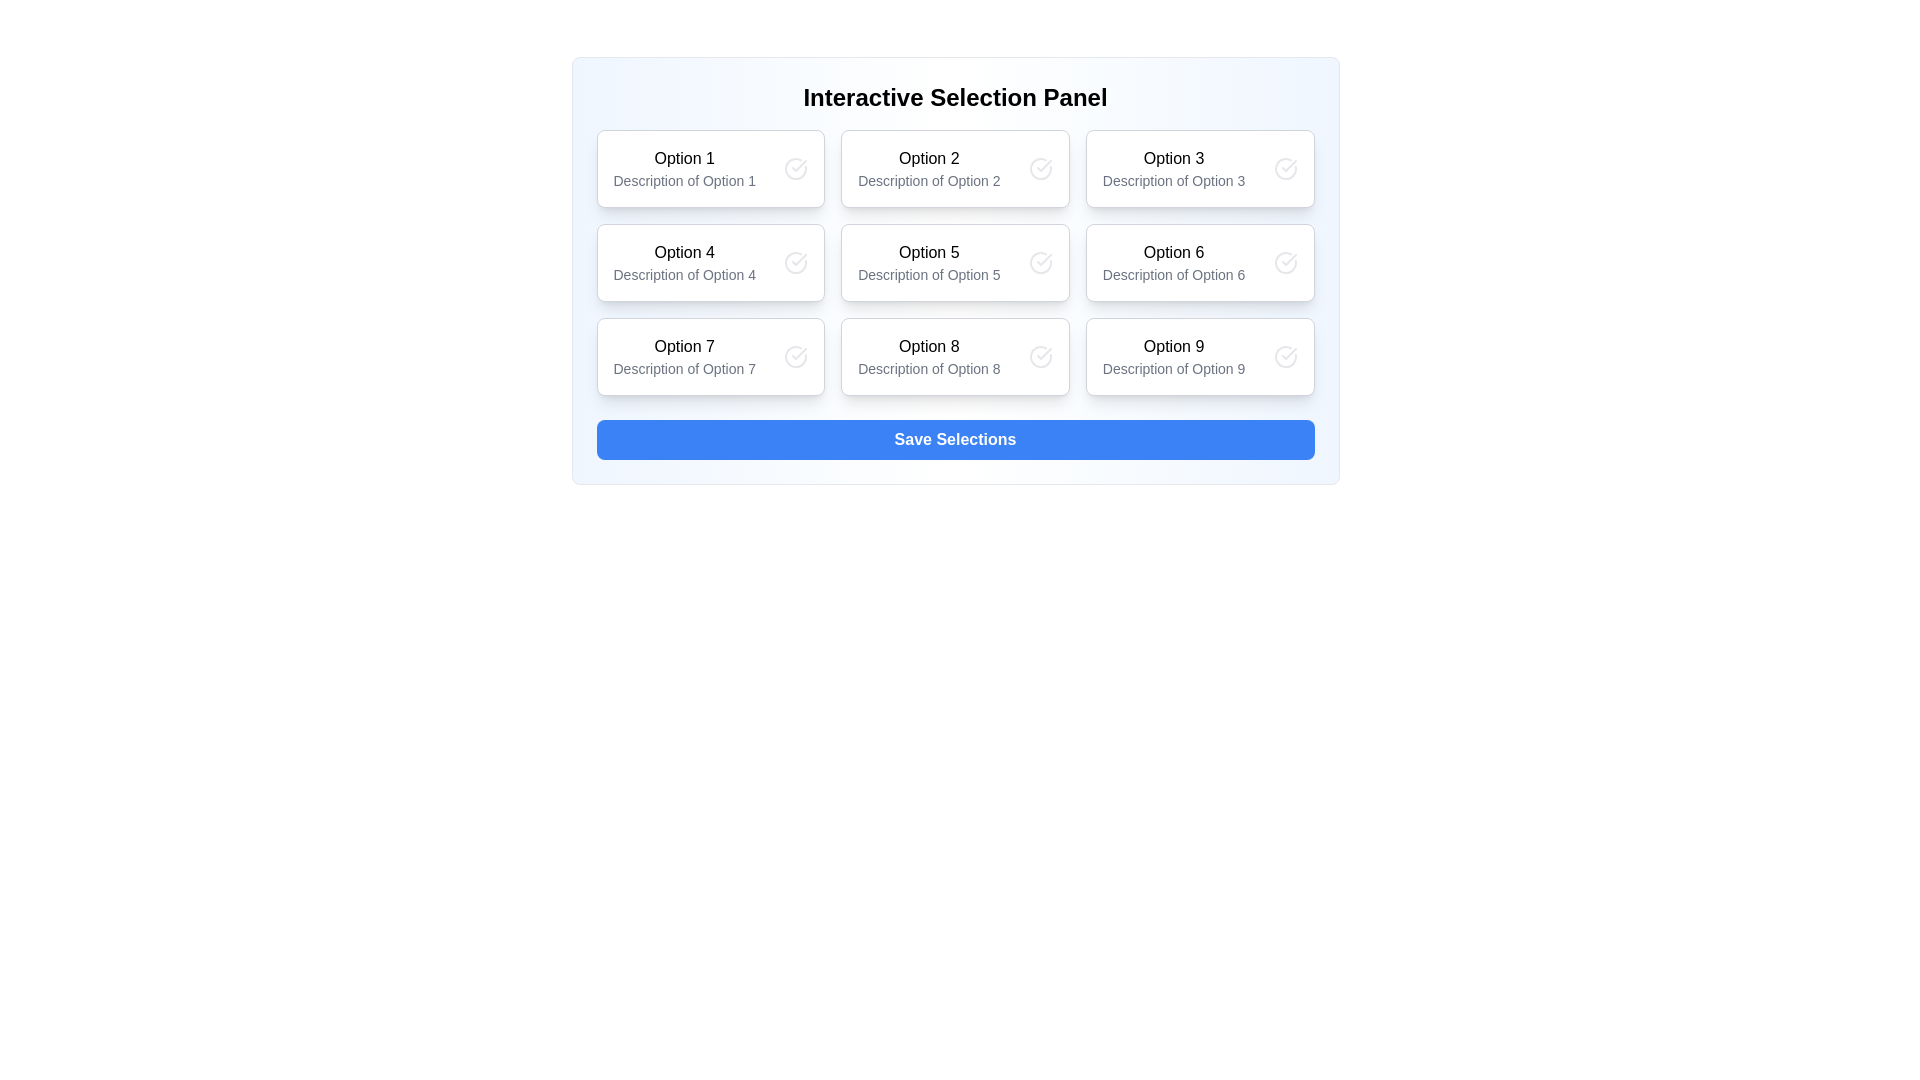 The image size is (1920, 1080). Describe the element at coordinates (954, 438) in the screenshot. I see `the 'Save Selections' button to save the current selections` at that location.